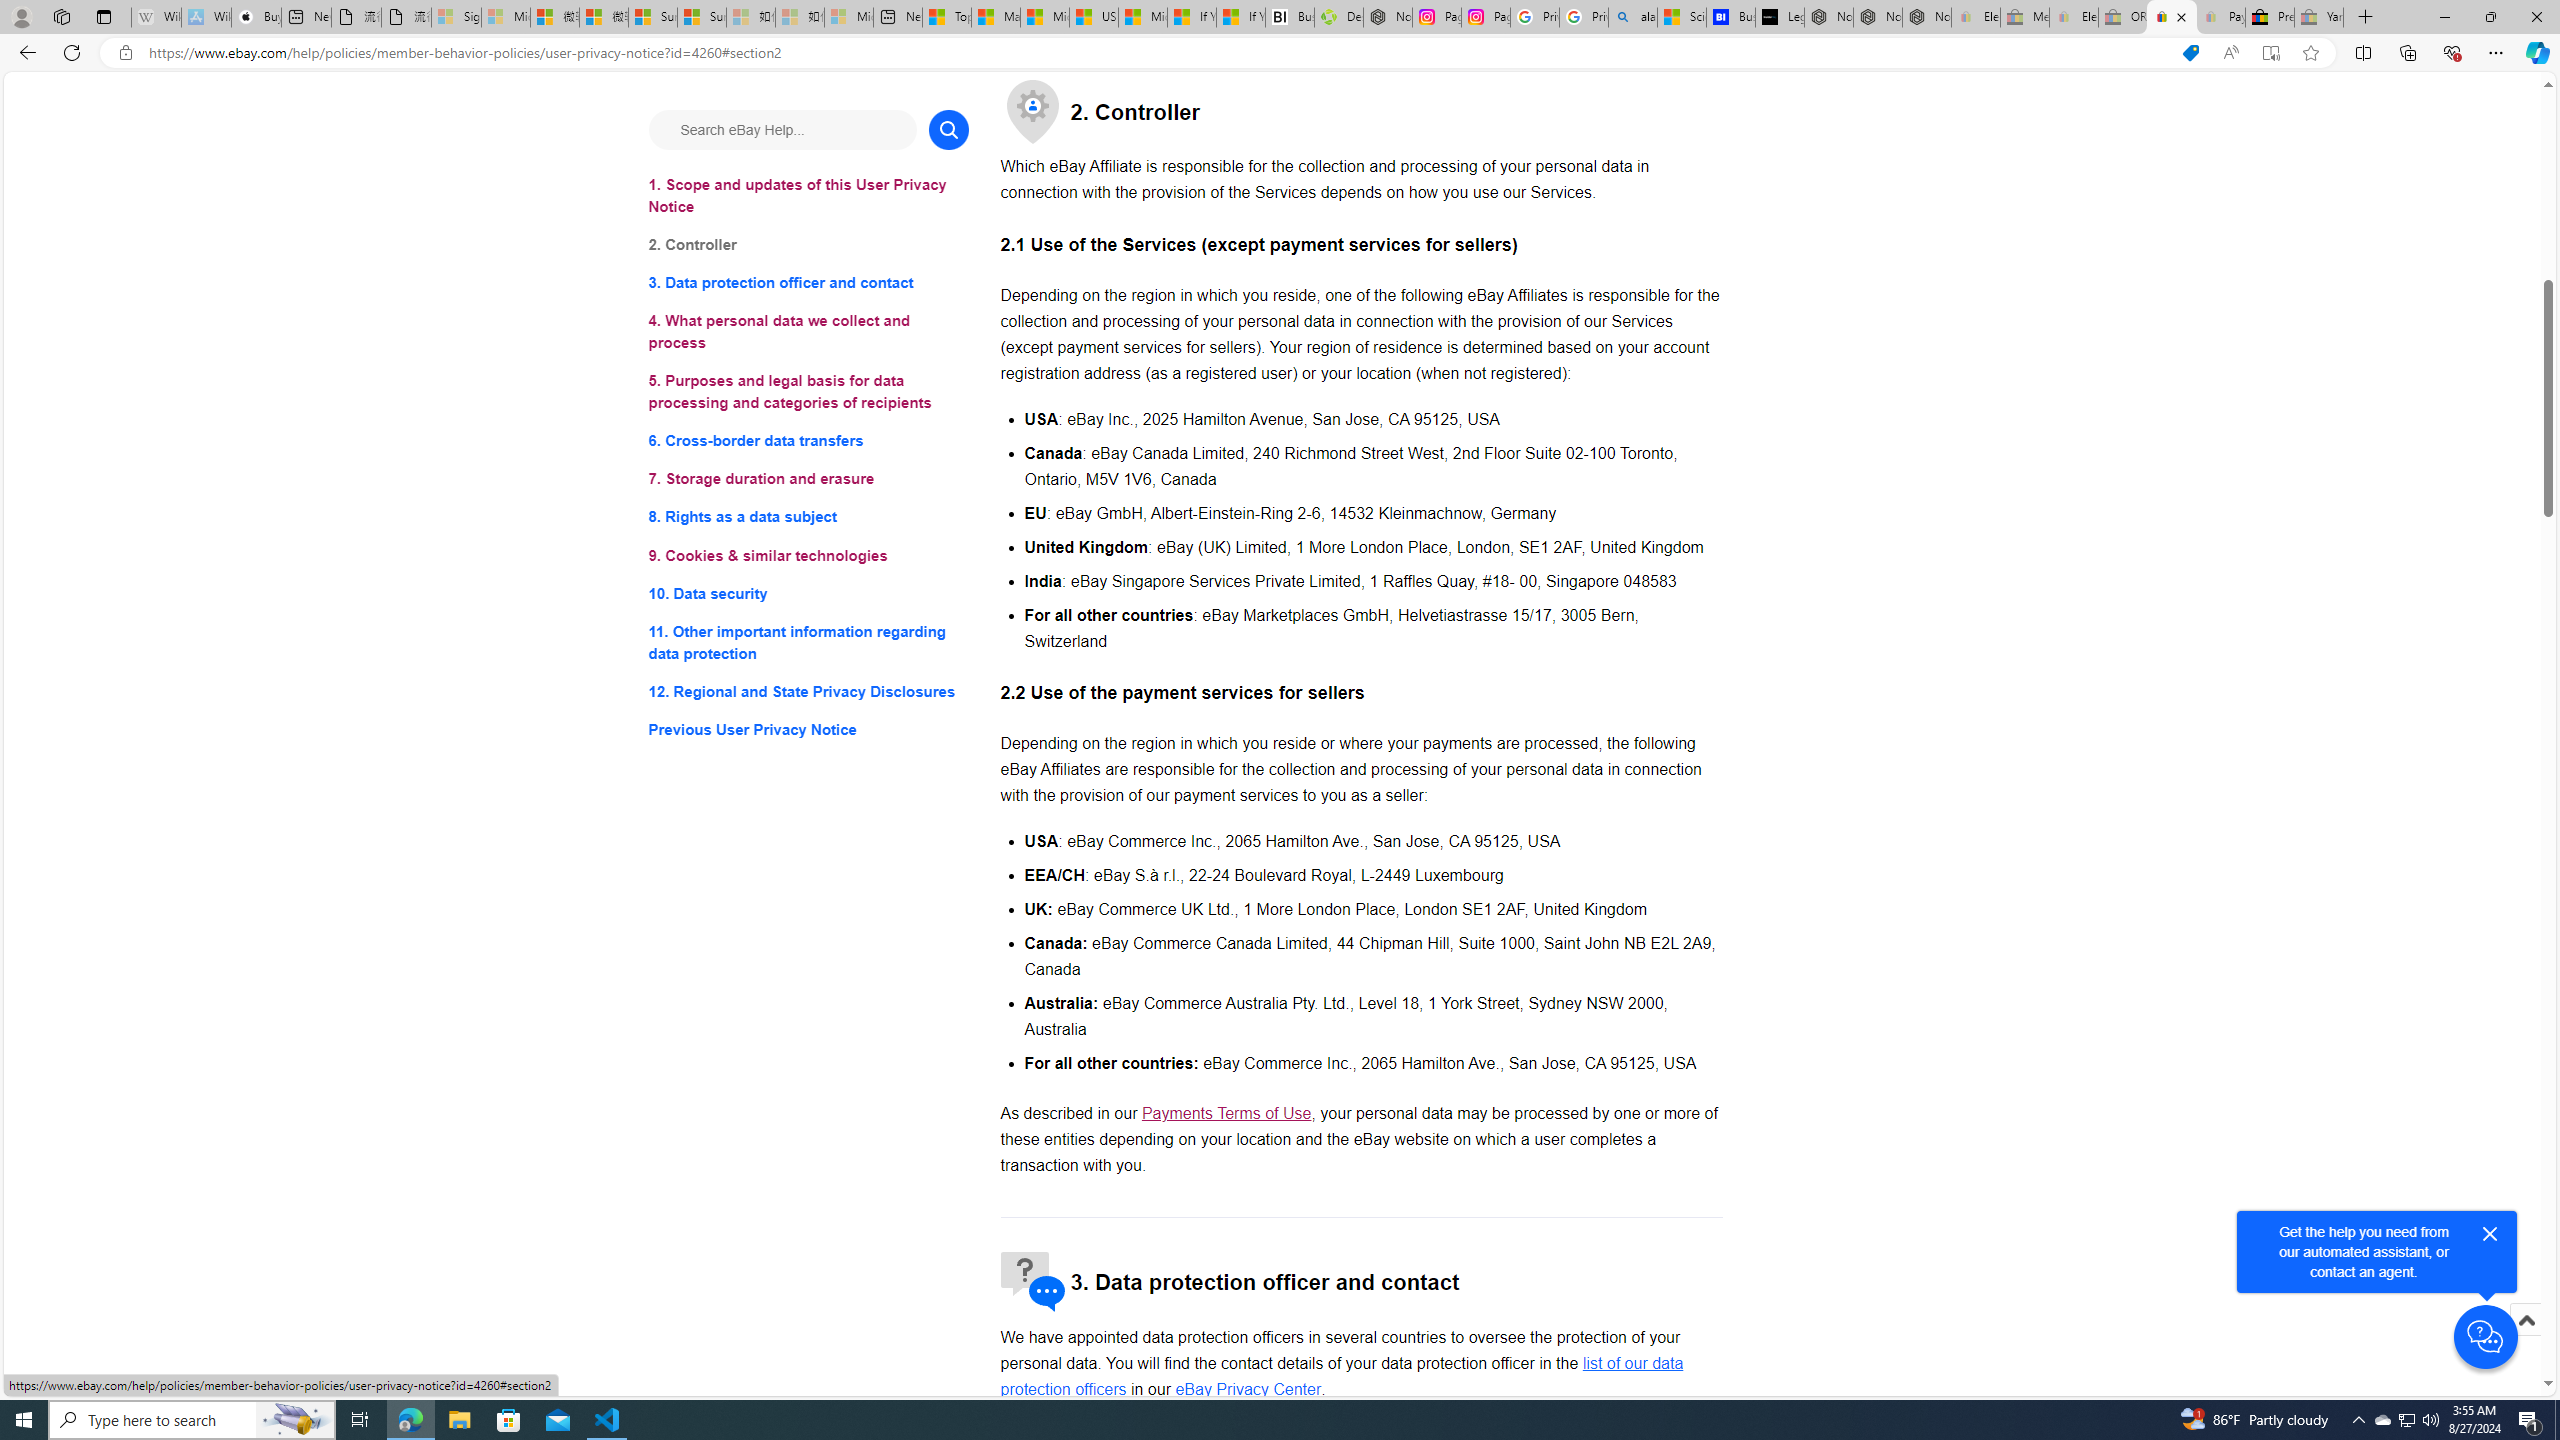 This screenshot has width=2560, height=1440. I want to click on '2. Controller', so click(807, 244).